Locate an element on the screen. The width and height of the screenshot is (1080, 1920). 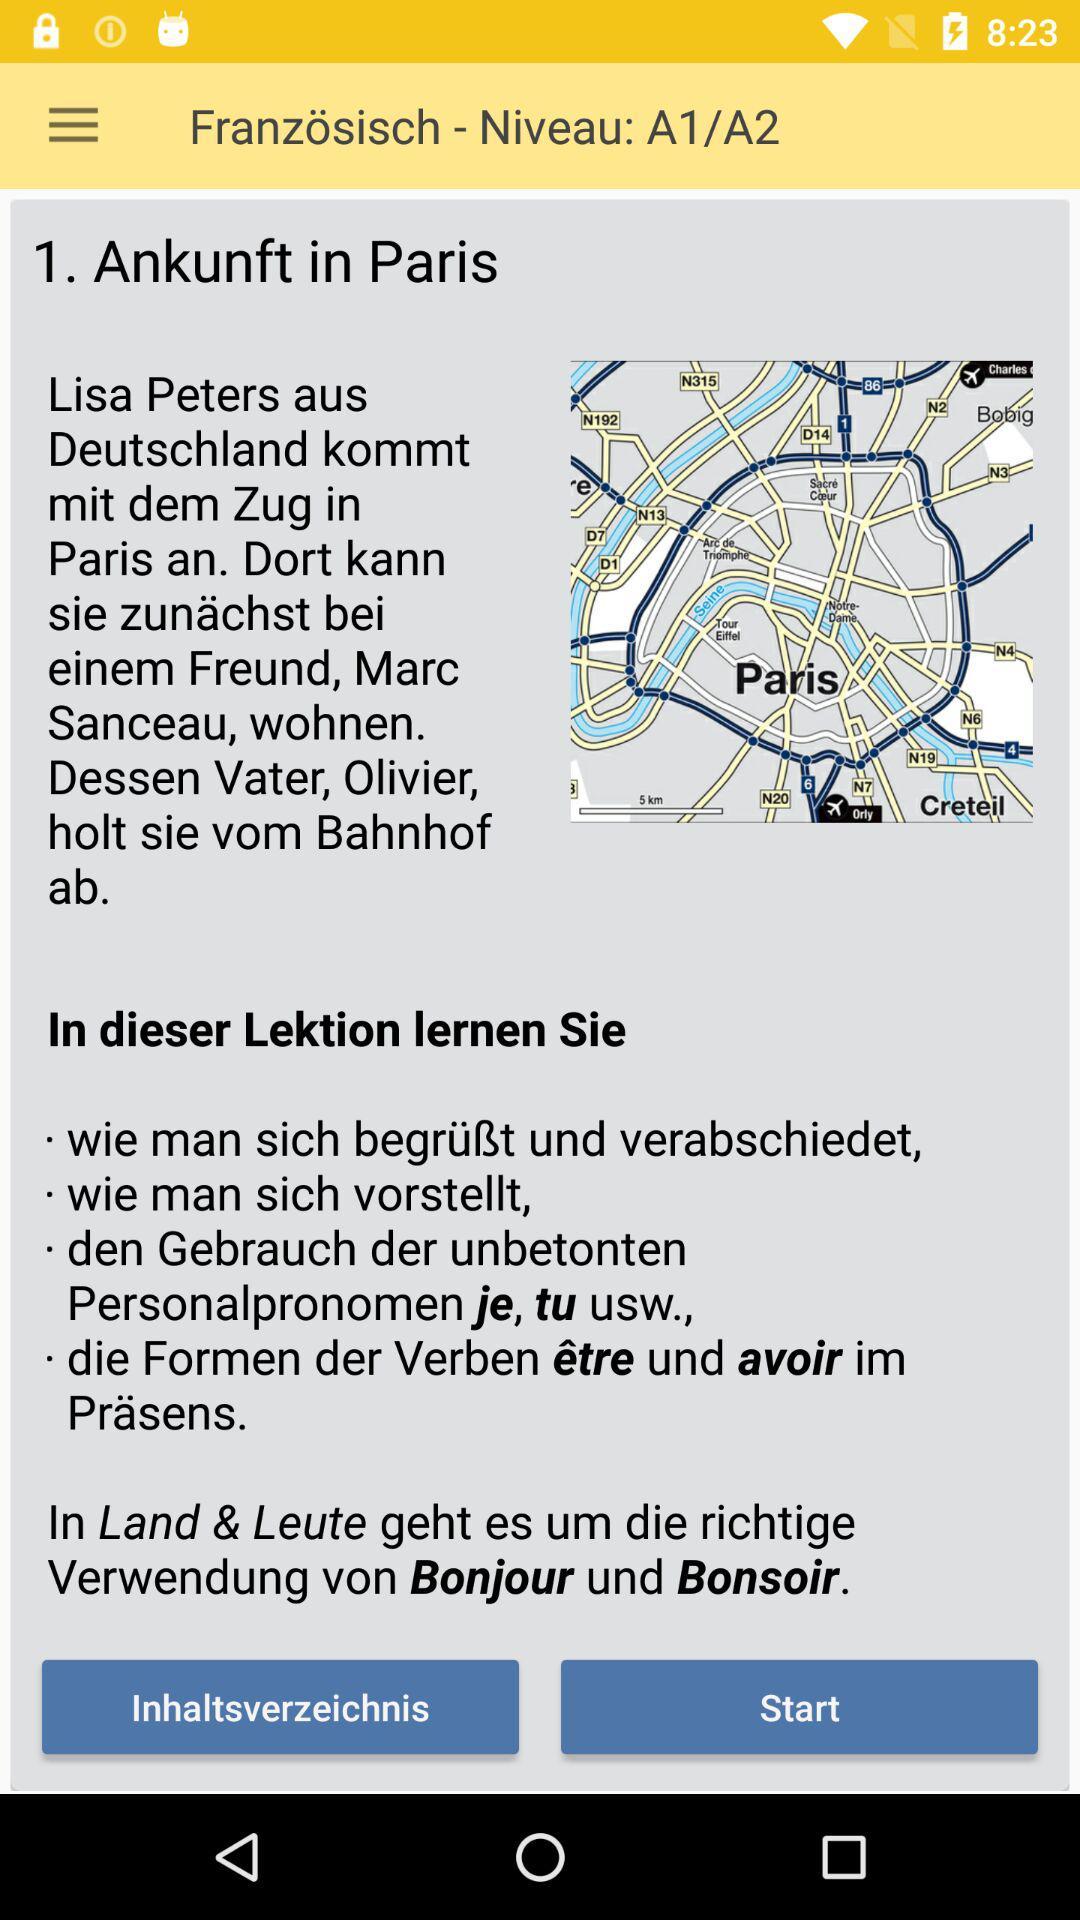
the start item is located at coordinates (798, 1706).